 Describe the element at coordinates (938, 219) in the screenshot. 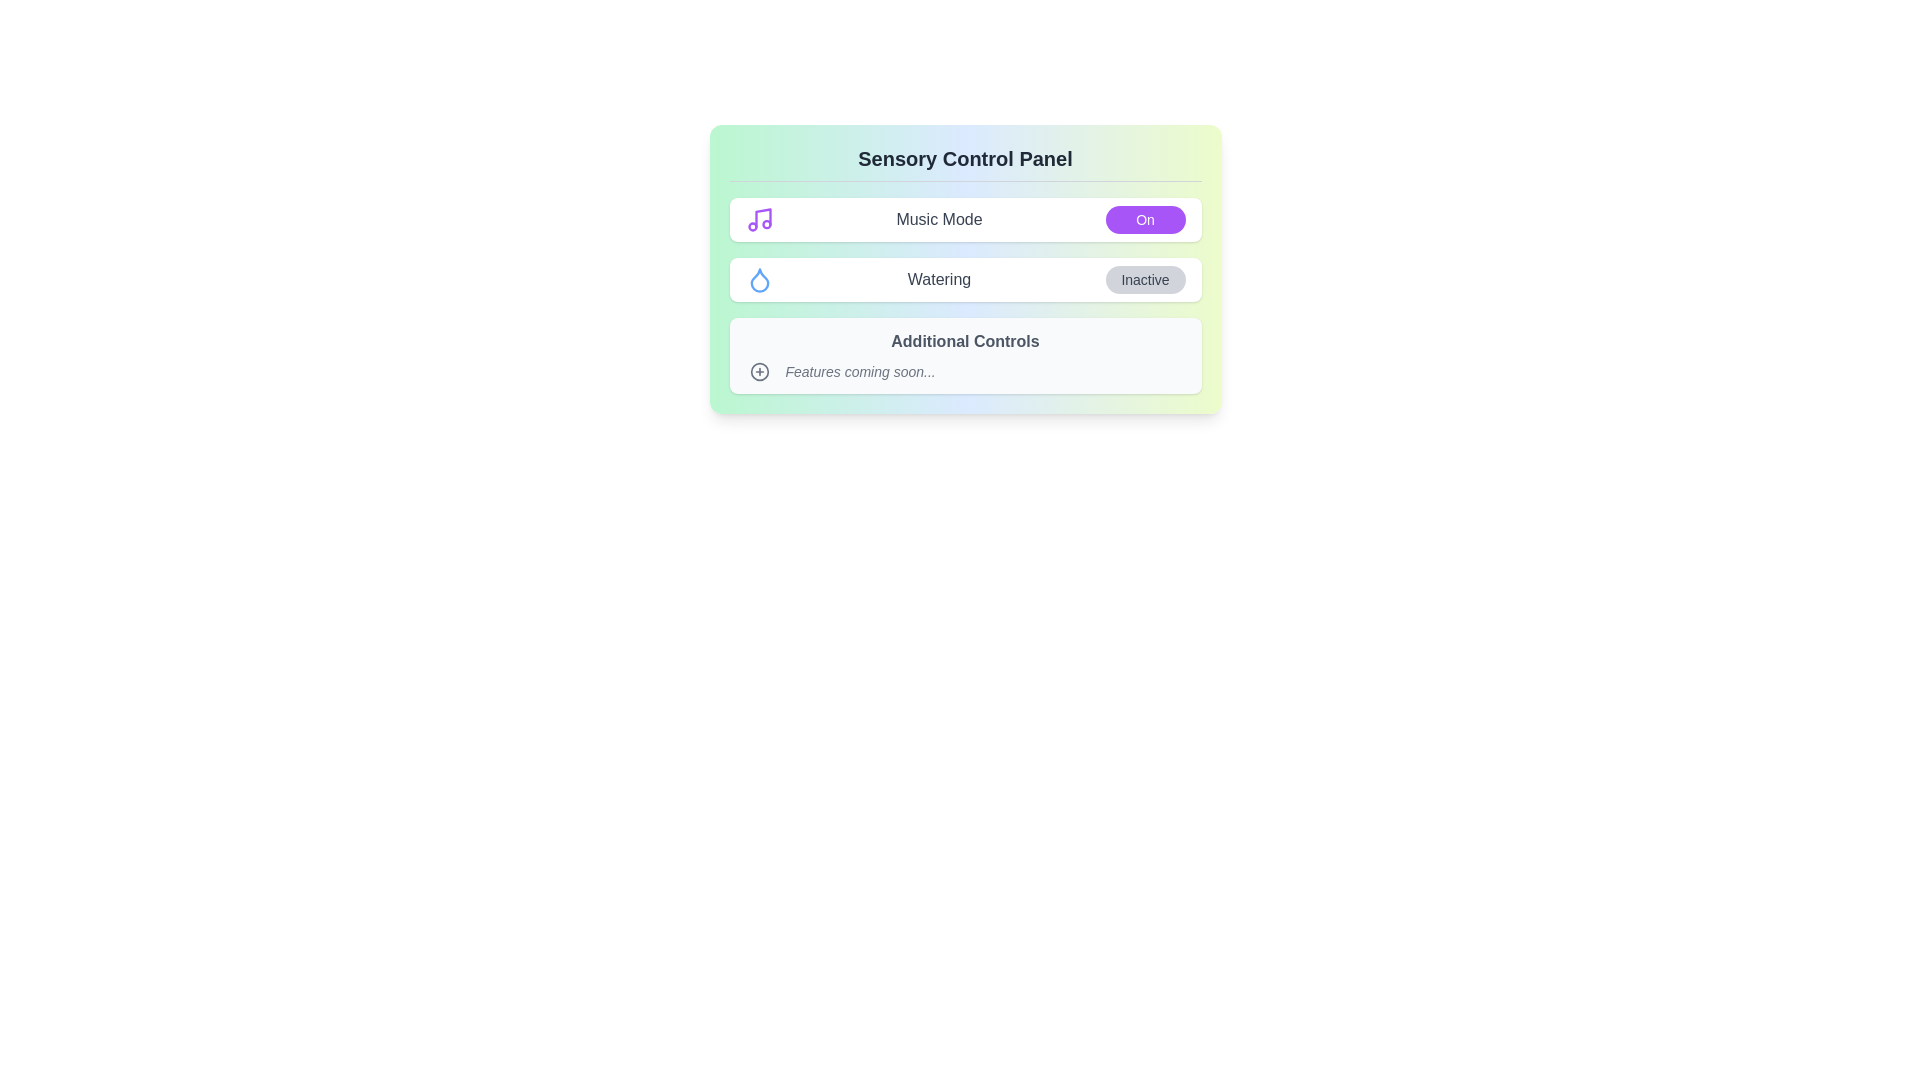

I see `the 'Music Mode' label in the Sensory Control Panel, which is located at the top of the interface between the music icon and the toggle button labeled 'On'` at that location.